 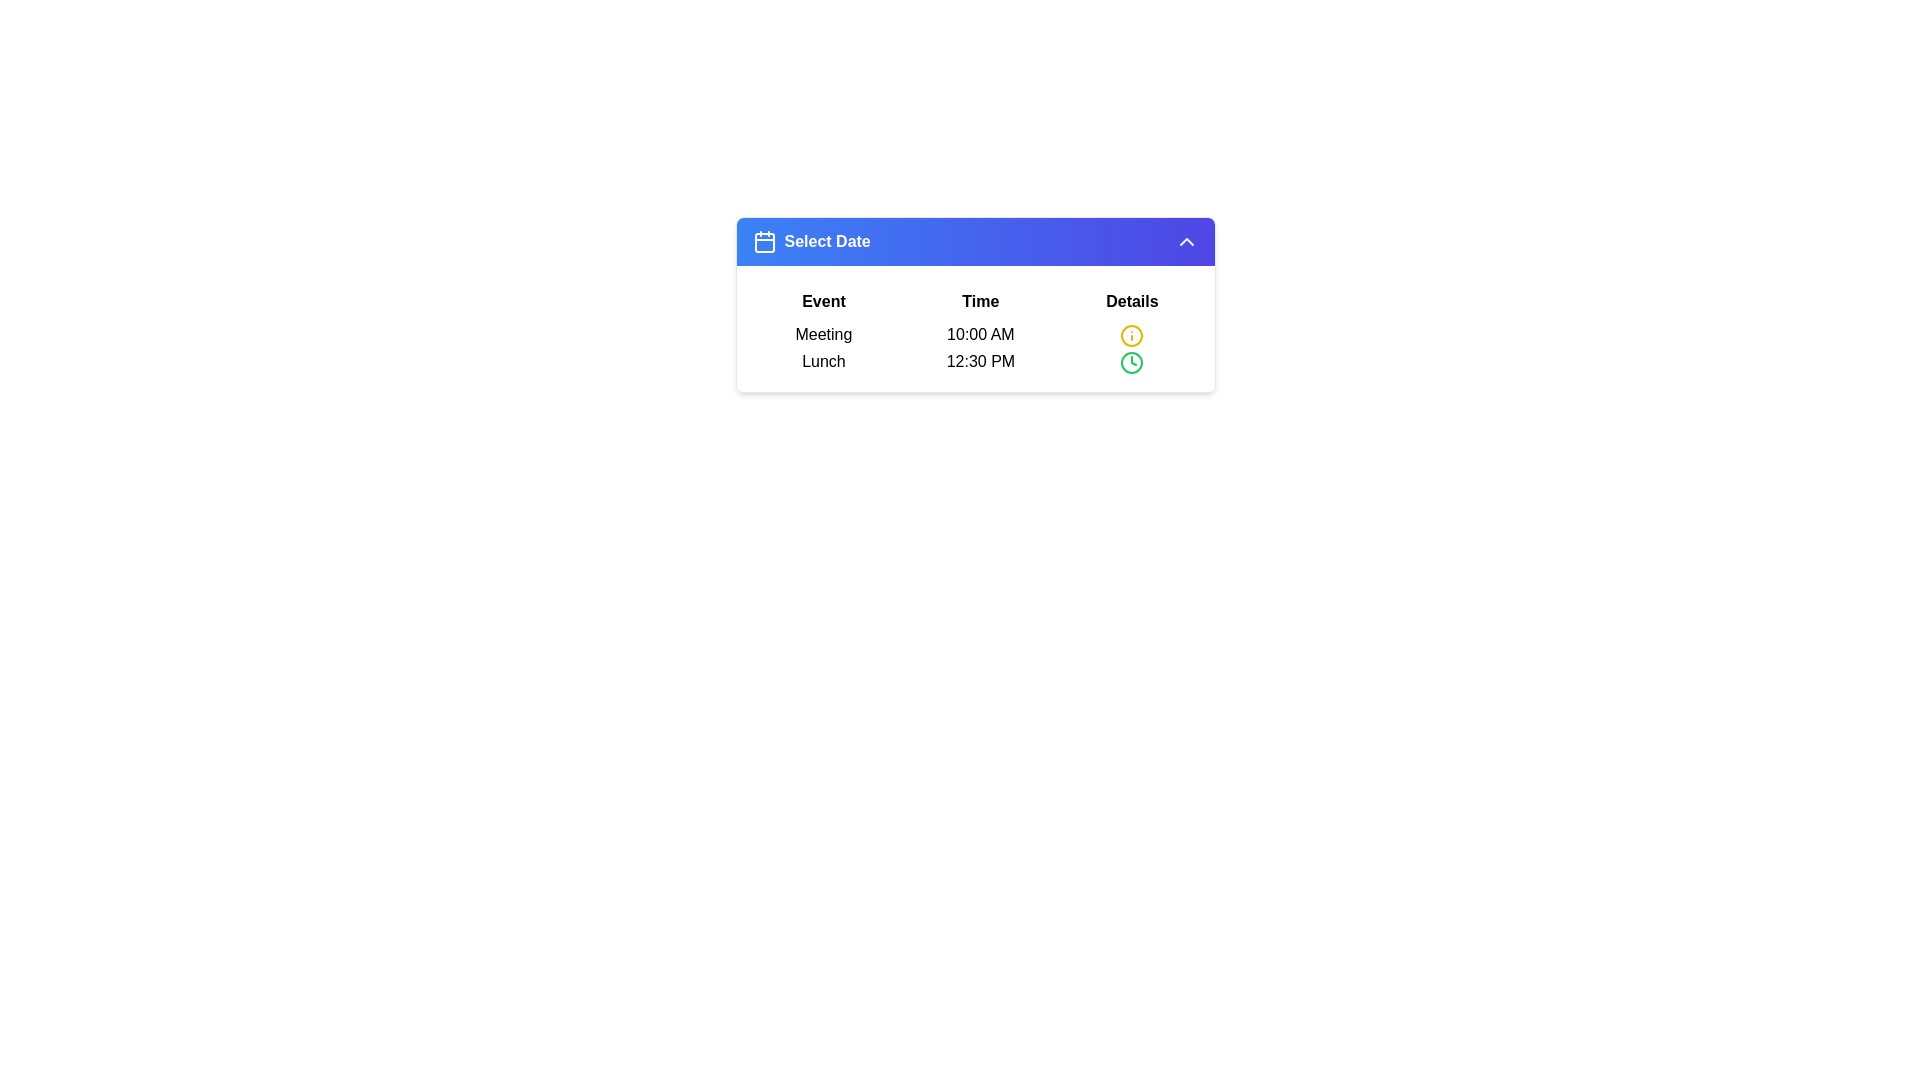 What do you see at coordinates (975, 304) in the screenshot?
I see `the text label in the table header that indicates time details for events, positioned centrally between 'Event' and 'Details'` at bounding box center [975, 304].